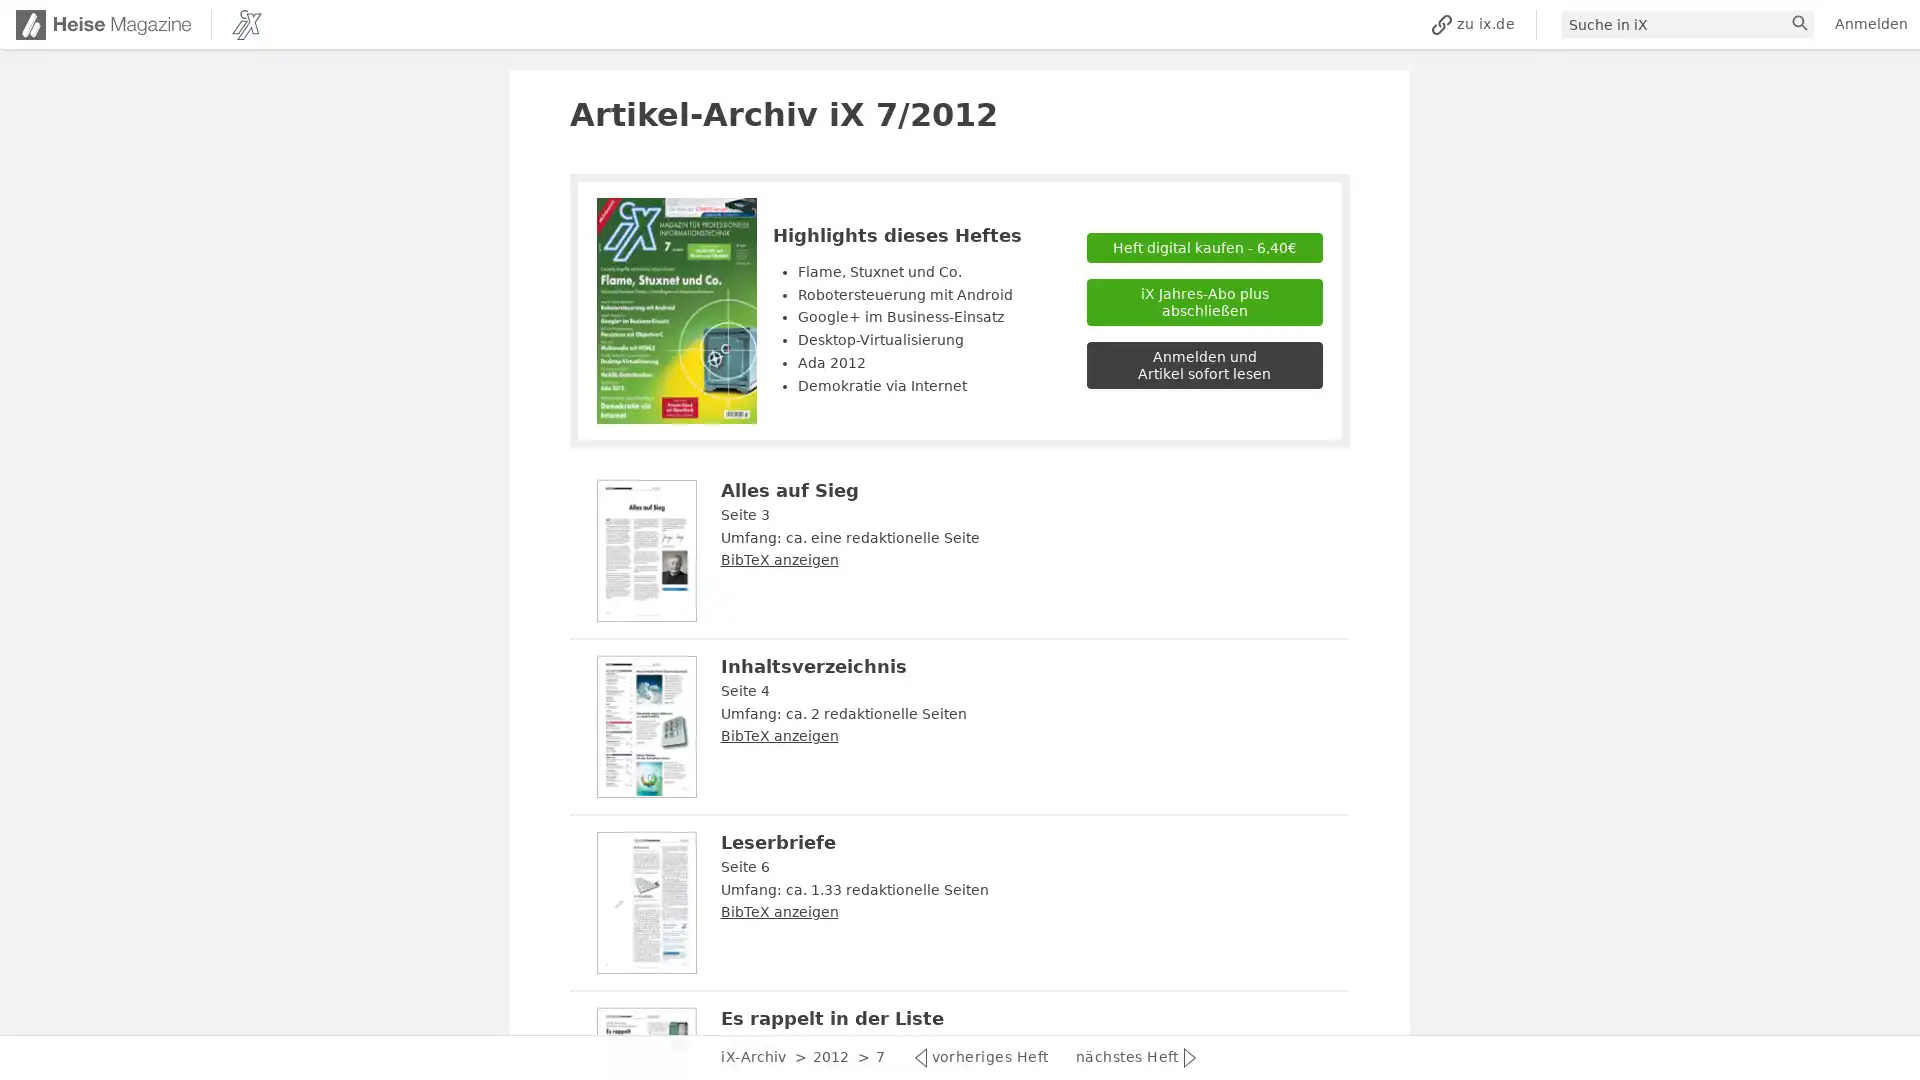 Image resolution: width=1920 pixels, height=1080 pixels. Describe the element at coordinates (777, 911) in the screenshot. I see `BibTeX anzeigen` at that location.